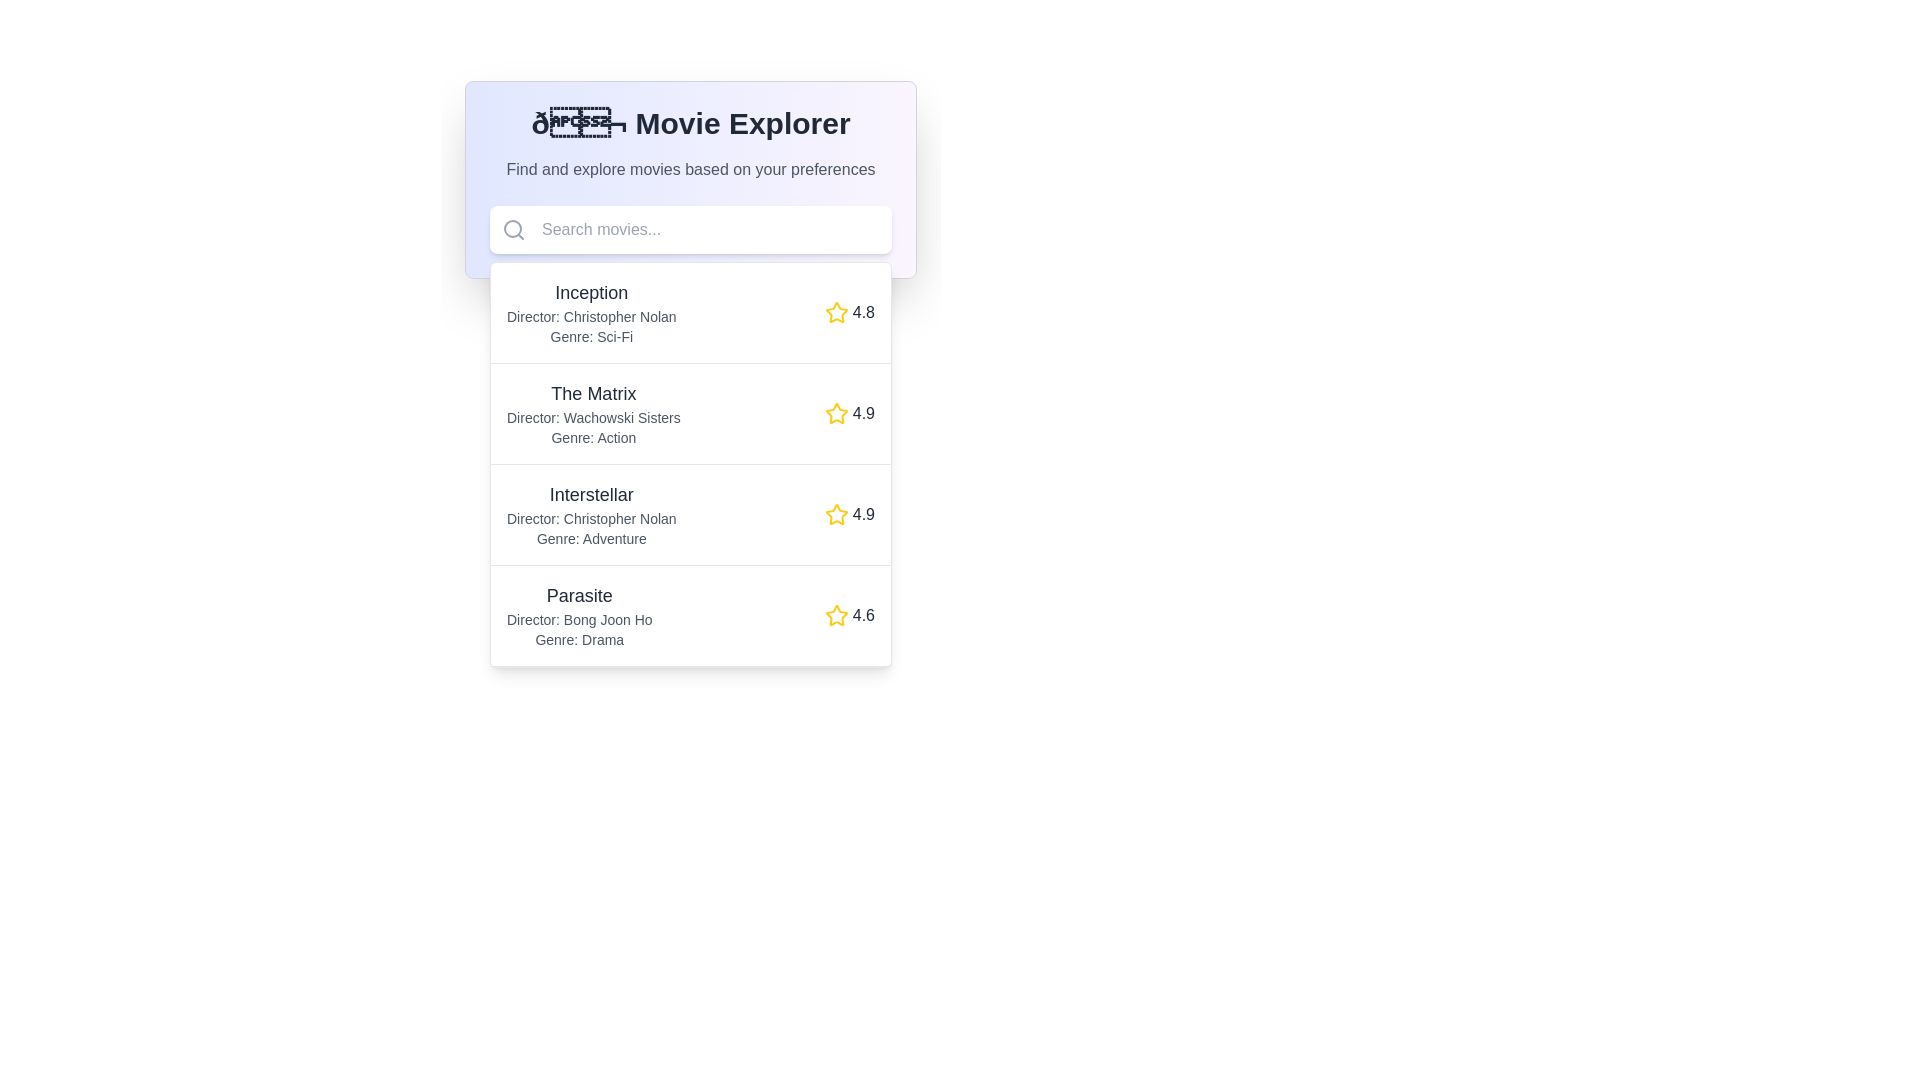 The image size is (1920, 1080). I want to click on the star icon representing the rating for the movie 'Interstellar', which is located in the third row from the top and shows a rating value of '4.9', so click(836, 514).